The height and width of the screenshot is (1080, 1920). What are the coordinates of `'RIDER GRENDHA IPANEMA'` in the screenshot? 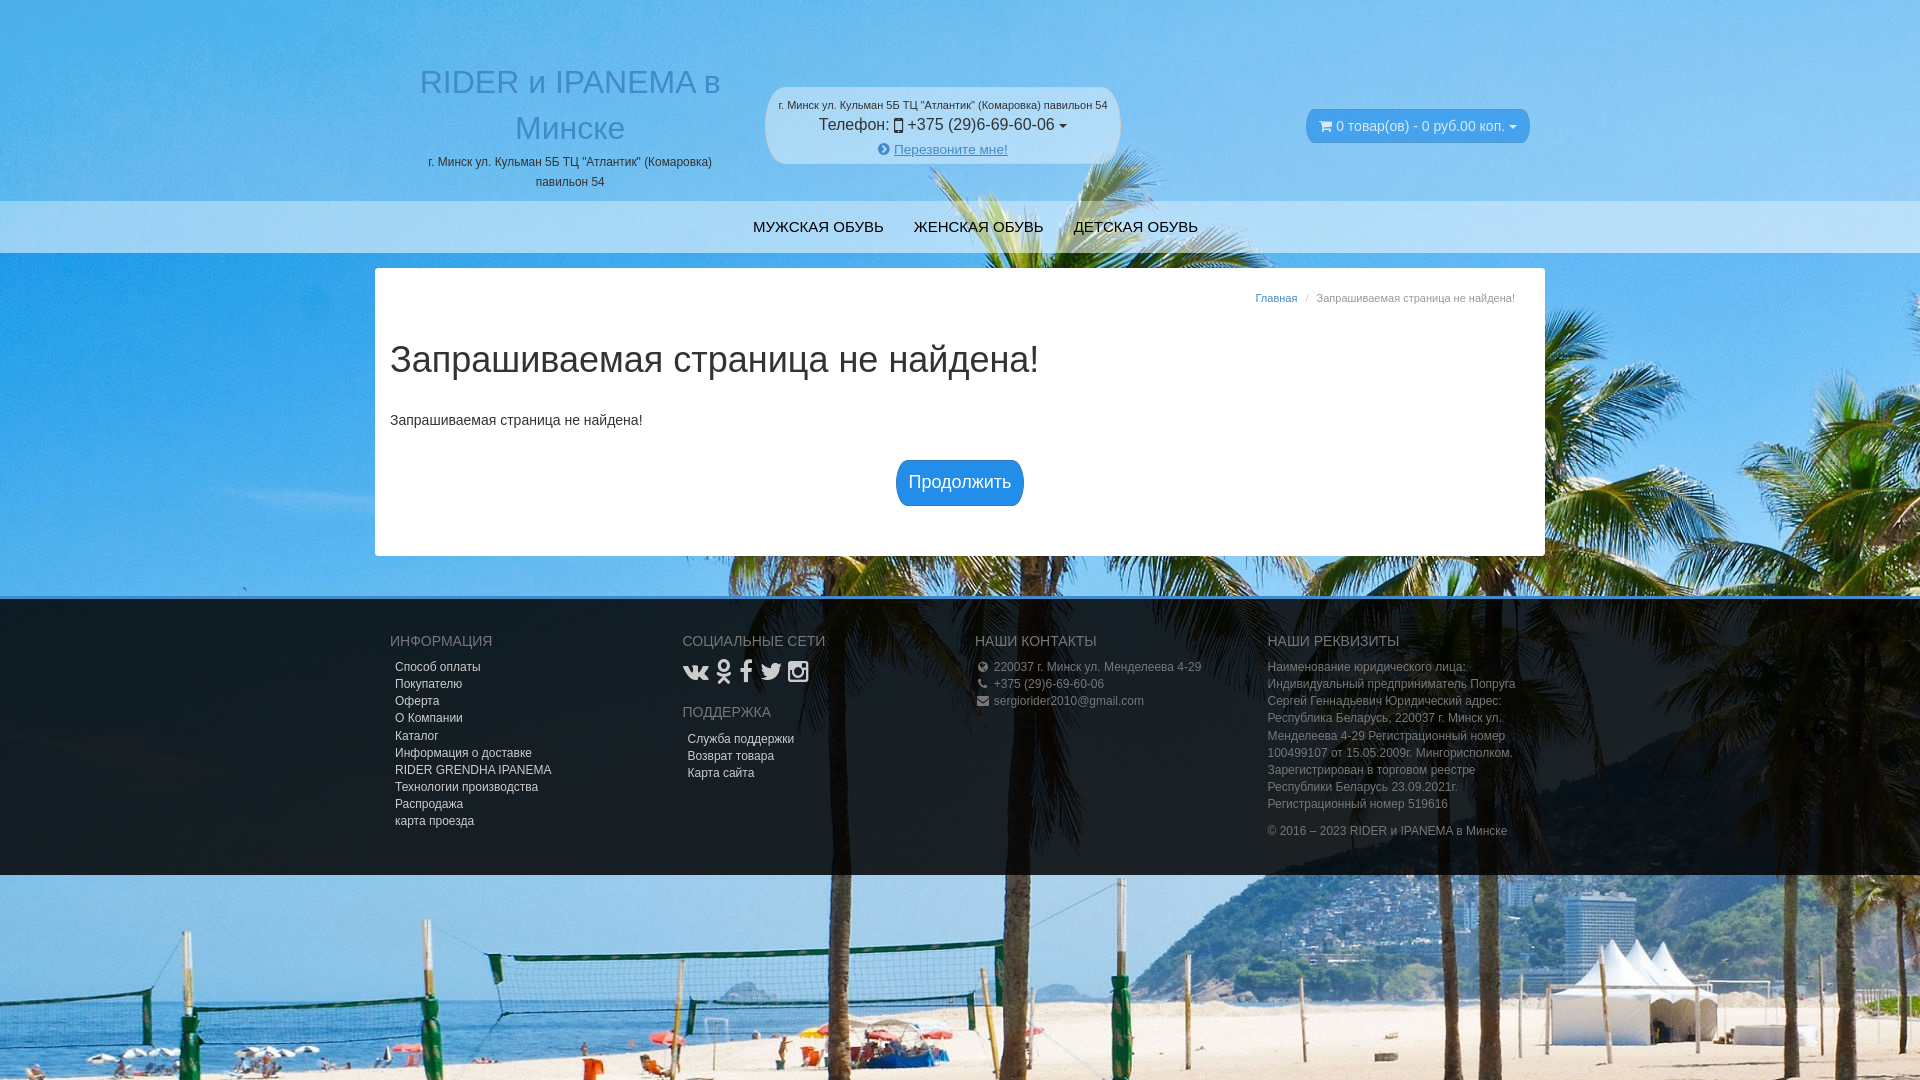 It's located at (394, 769).